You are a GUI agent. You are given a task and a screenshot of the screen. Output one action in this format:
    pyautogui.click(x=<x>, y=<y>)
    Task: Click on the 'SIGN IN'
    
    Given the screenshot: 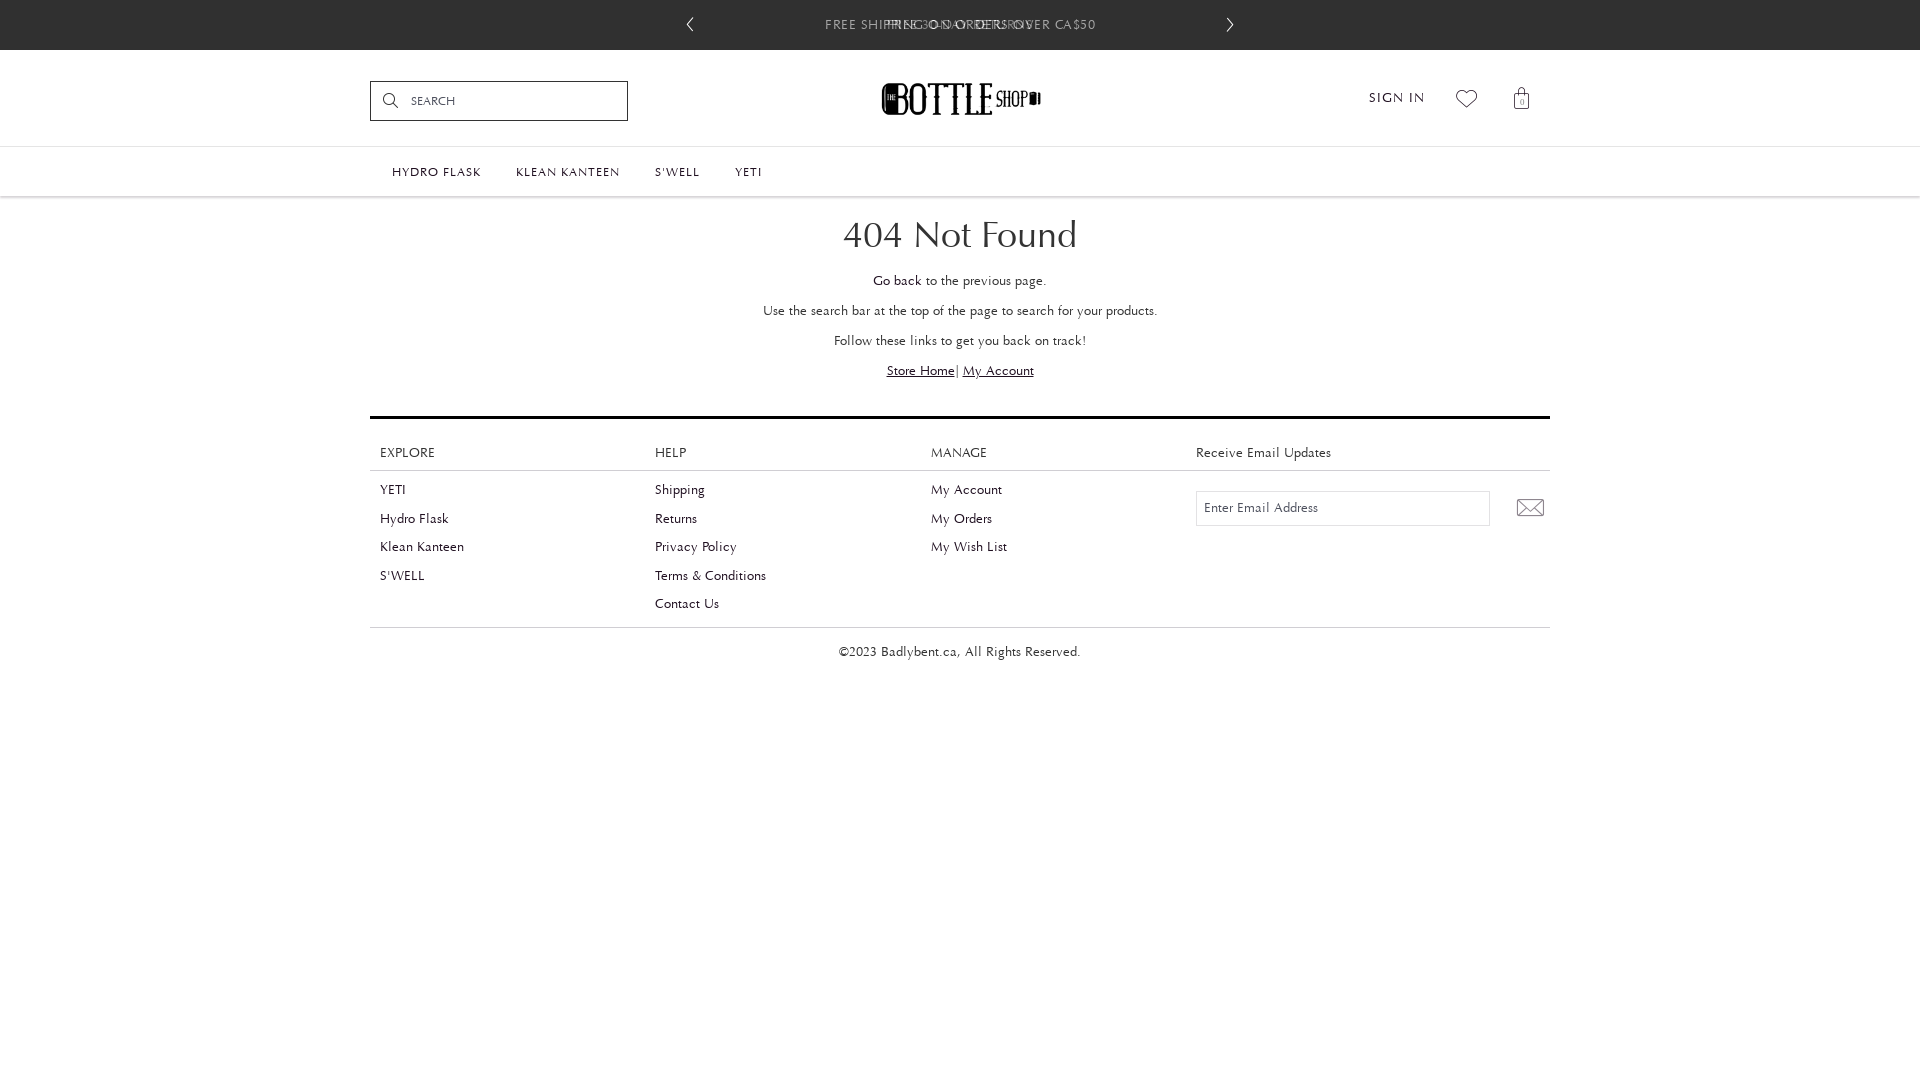 What is the action you would take?
    pyautogui.click(x=1395, y=98)
    